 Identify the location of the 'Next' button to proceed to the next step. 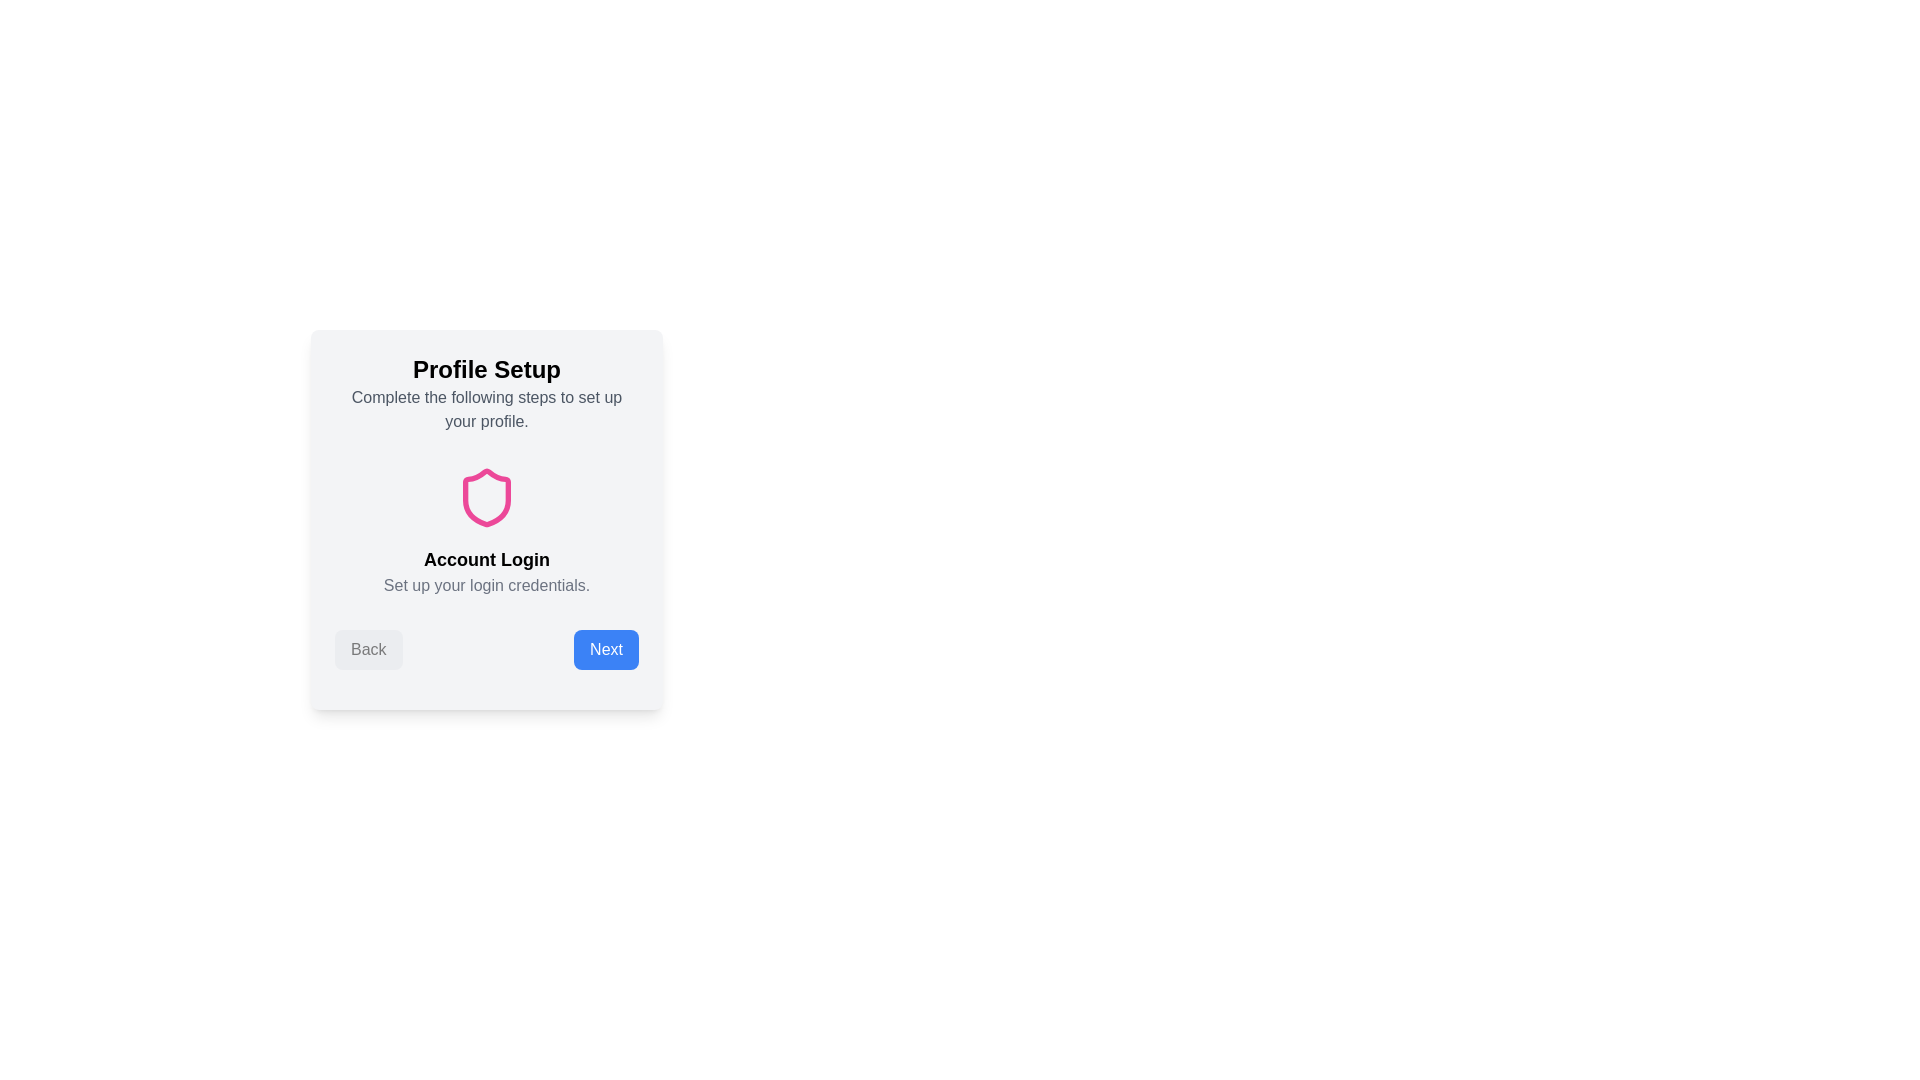
(604, 650).